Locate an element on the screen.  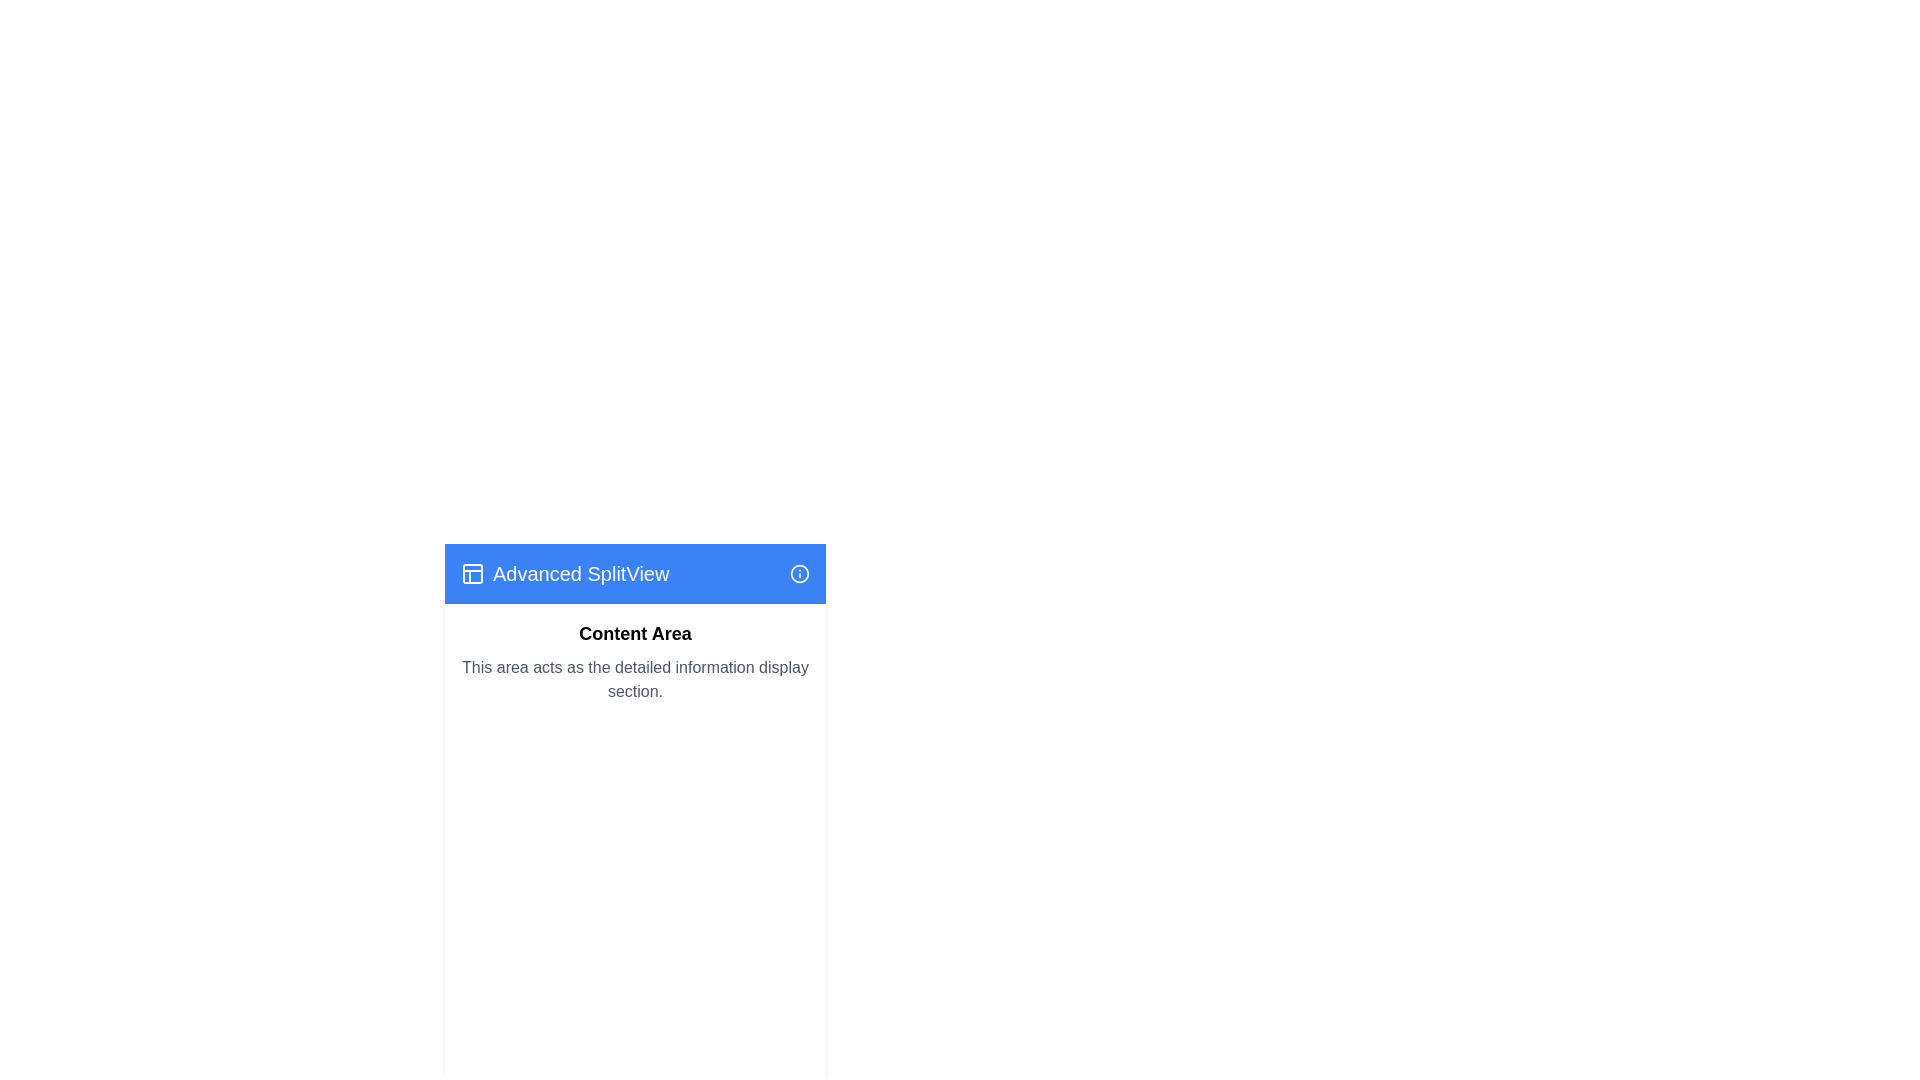
the grid layout icon, which has a white stroke and is positioned against a blue background, located to the left of the 'Advanced SplitView' text in the header section is located at coordinates (472, 574).